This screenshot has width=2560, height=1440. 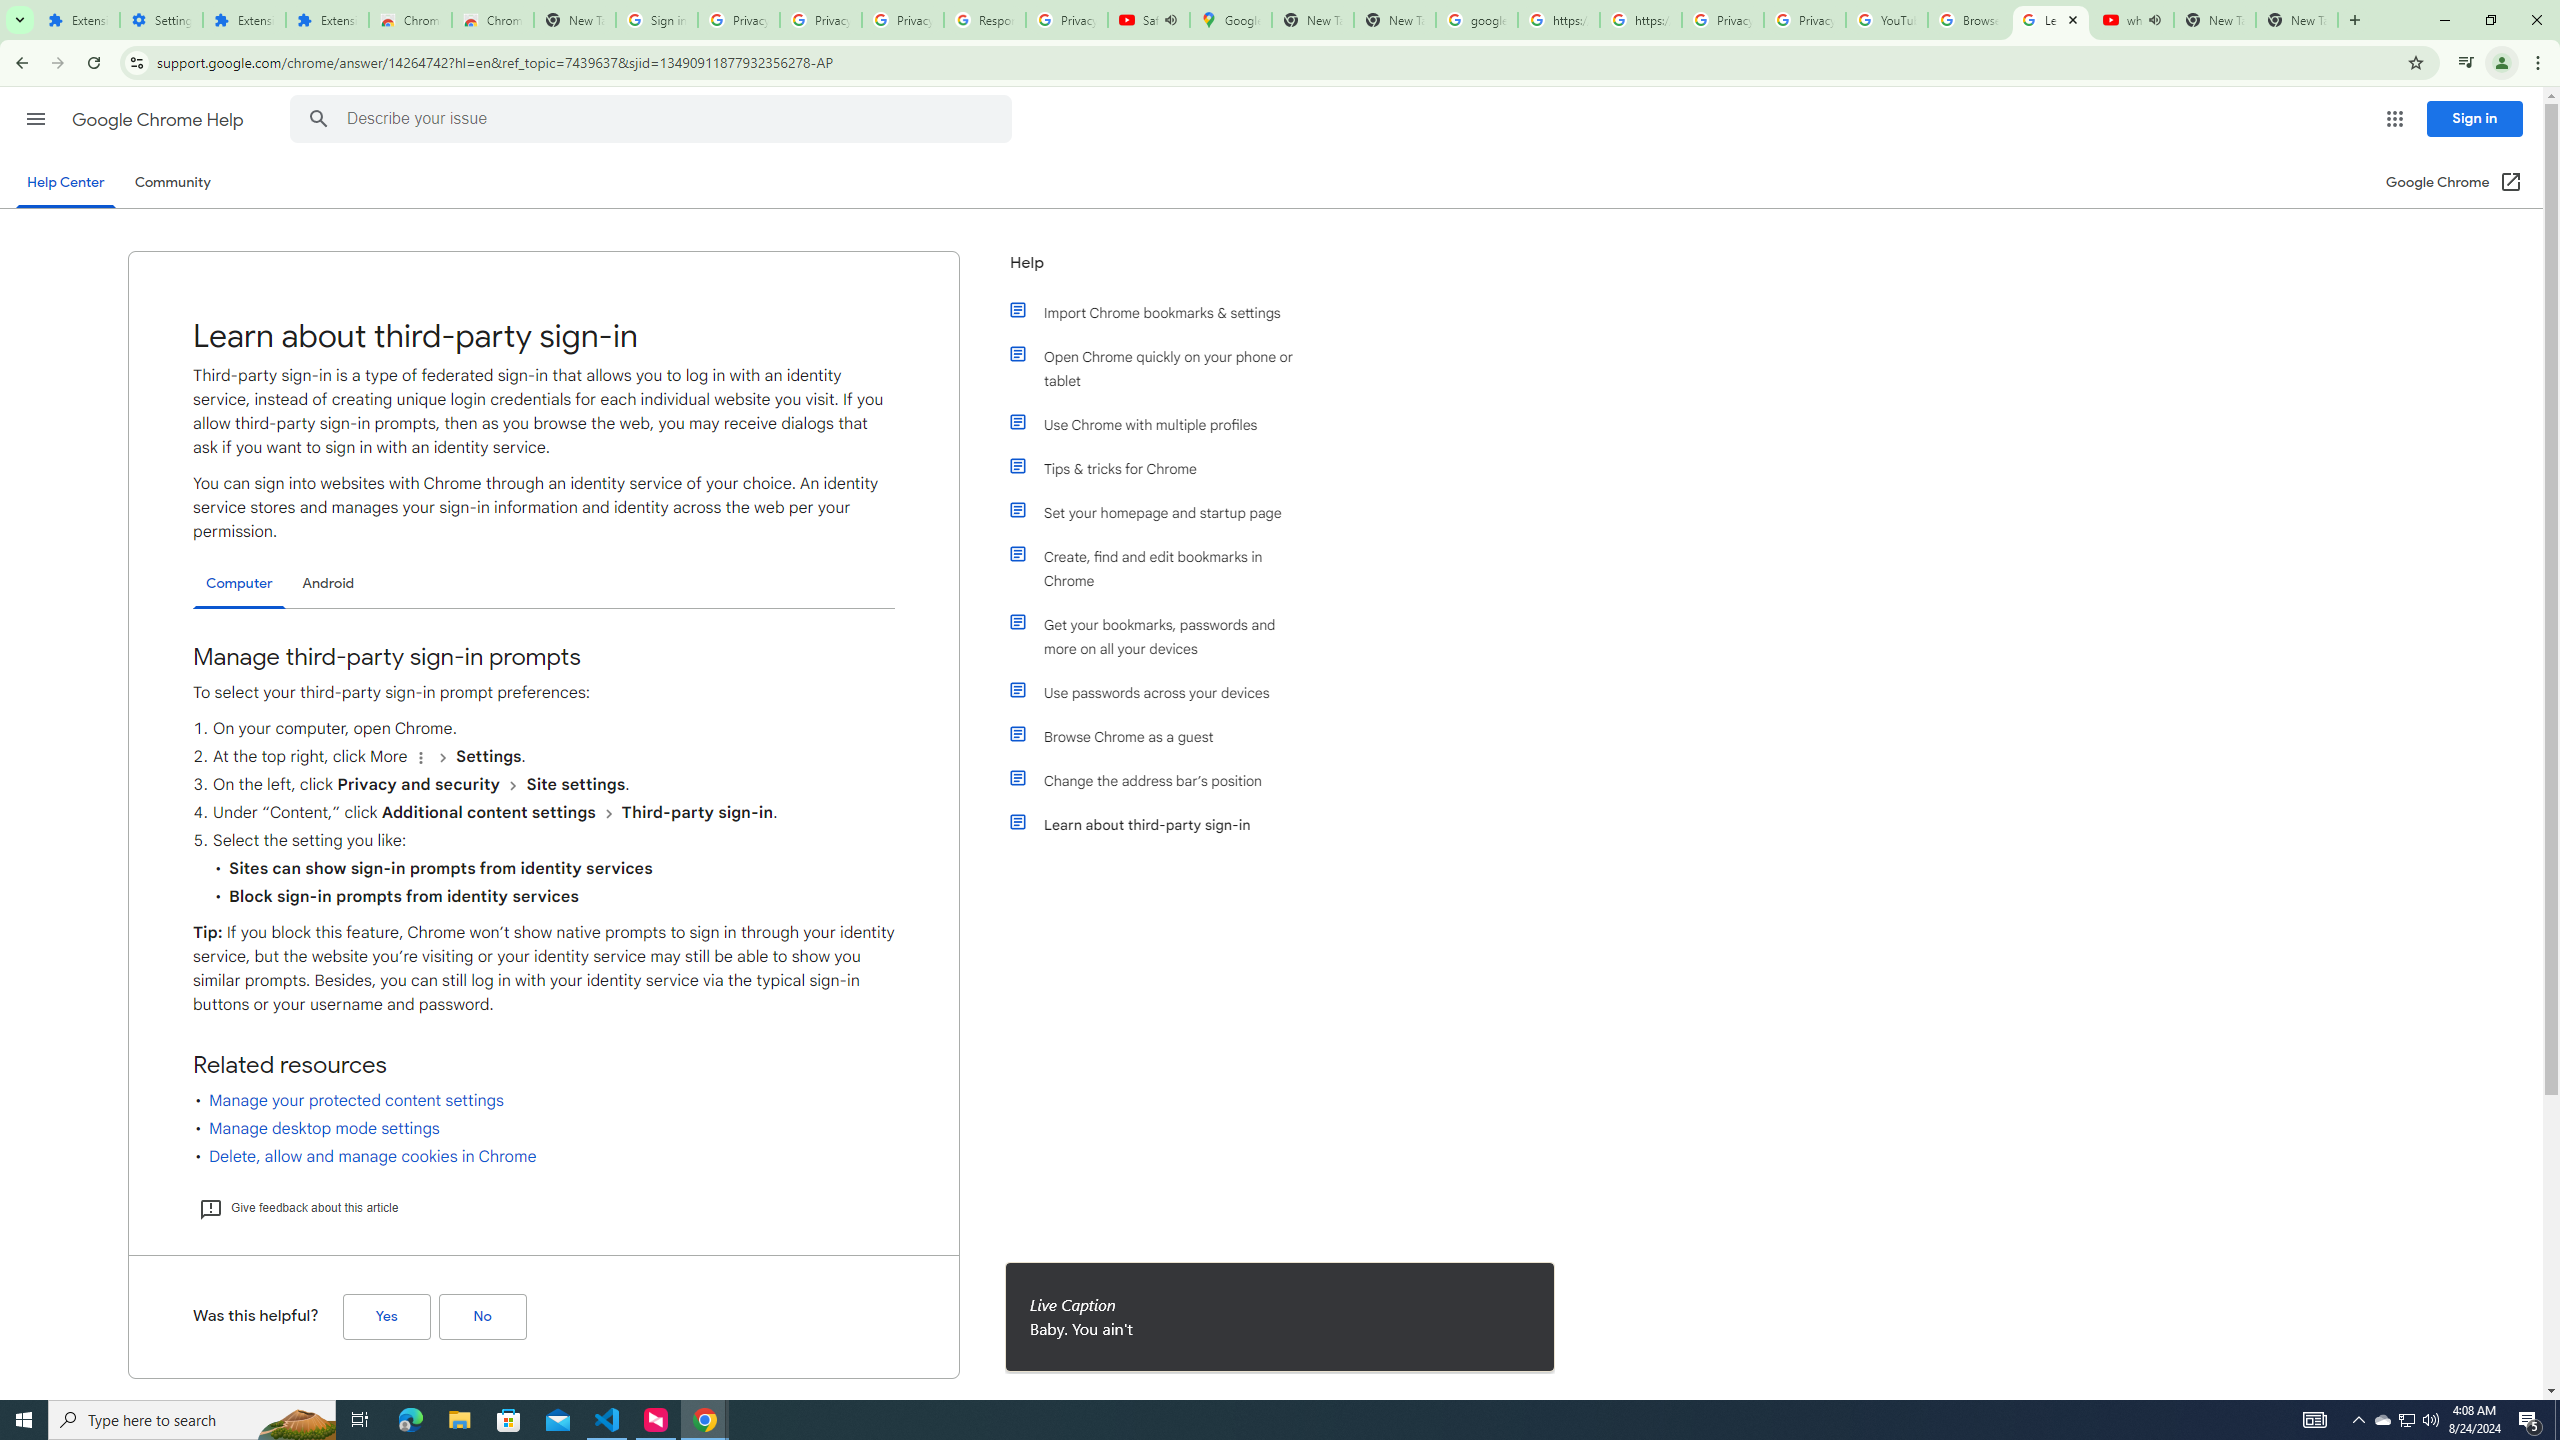 What do you see at coordinates (77, 19) in the screenshot?
I see `'Extensions'` at bounding box center [77, 19].